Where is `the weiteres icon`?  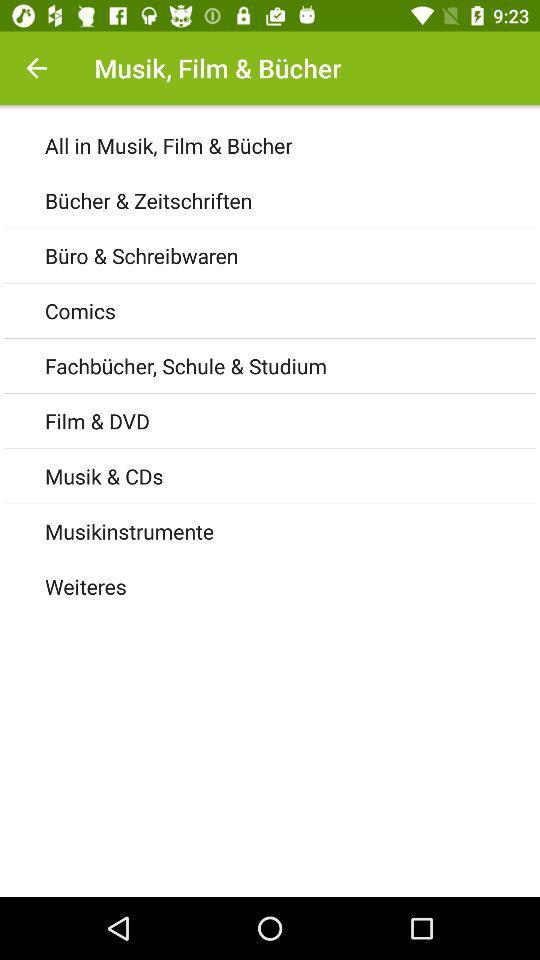 the weiteres icon is located at coordinates (291, 586).